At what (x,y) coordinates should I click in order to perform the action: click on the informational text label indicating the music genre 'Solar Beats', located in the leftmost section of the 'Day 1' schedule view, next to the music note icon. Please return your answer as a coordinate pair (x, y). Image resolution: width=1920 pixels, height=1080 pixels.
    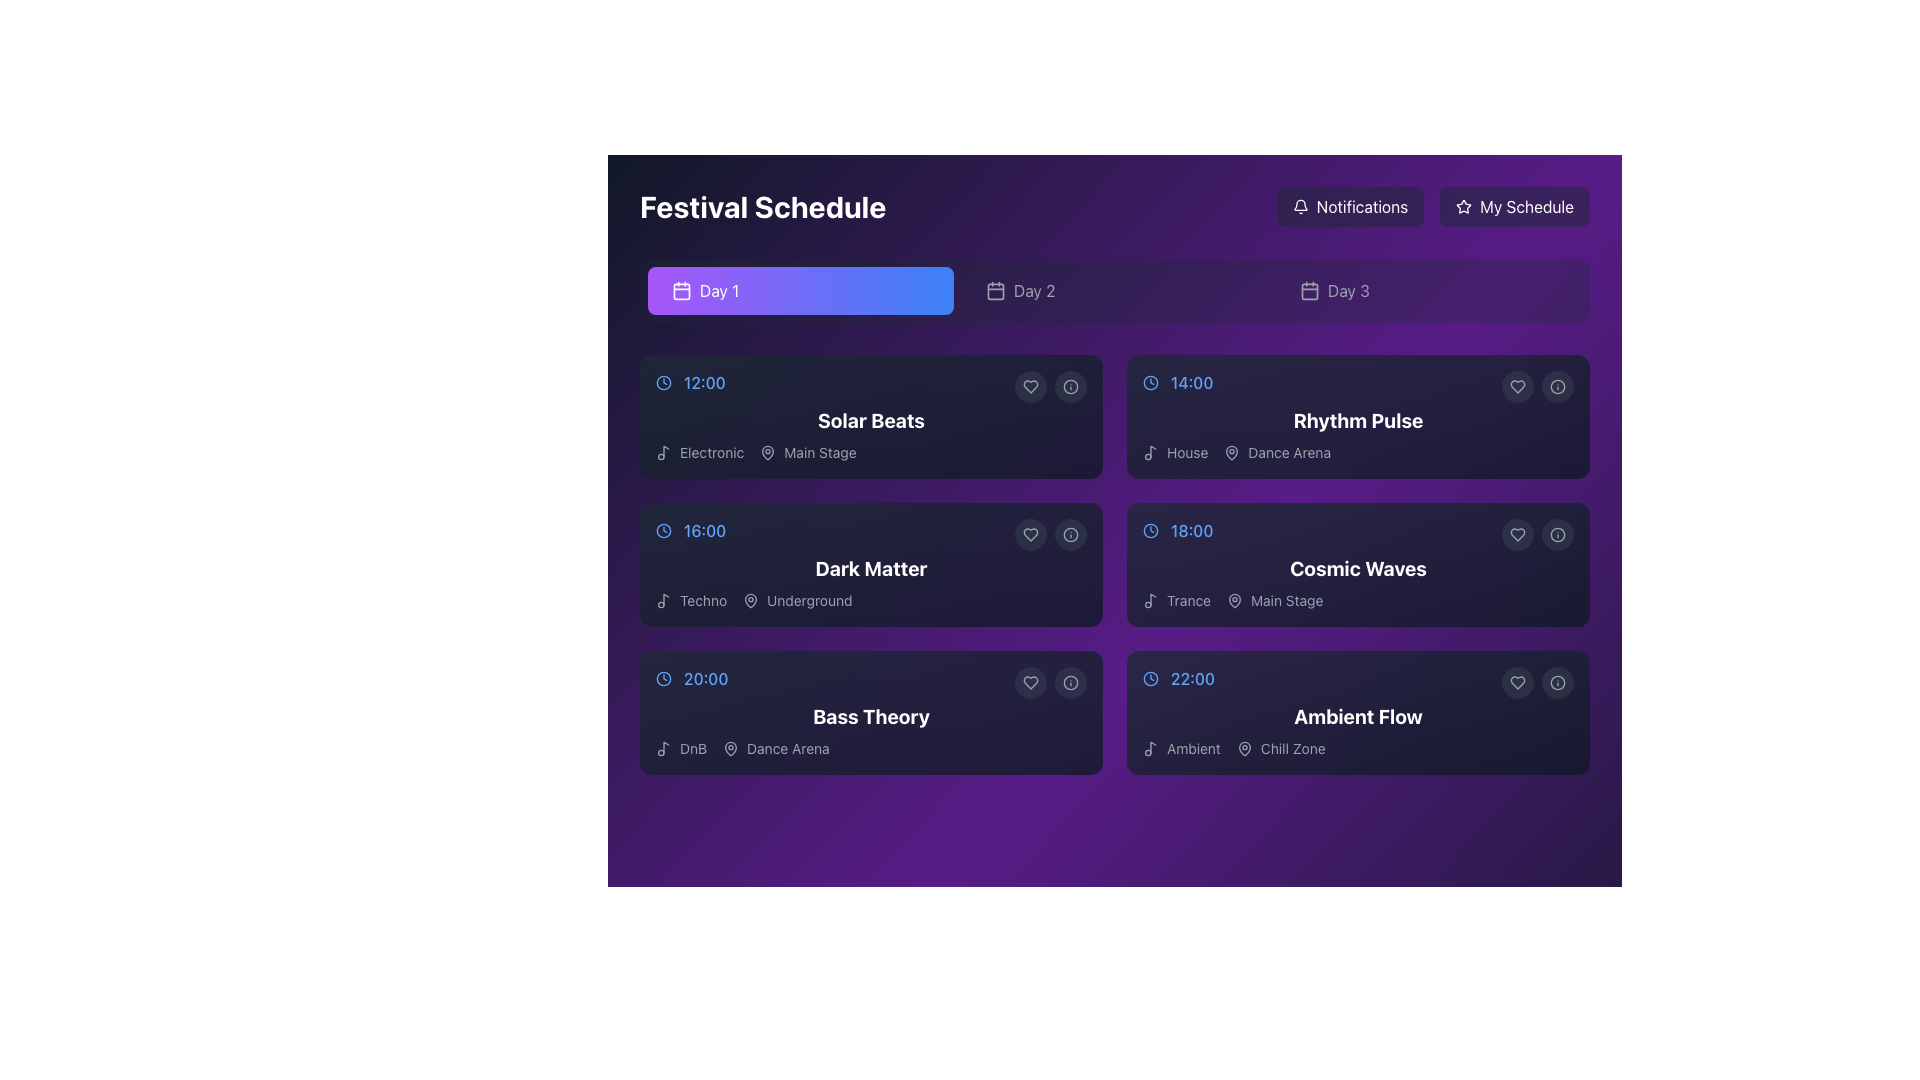
    Looking at the image, I should click on (700, 452).